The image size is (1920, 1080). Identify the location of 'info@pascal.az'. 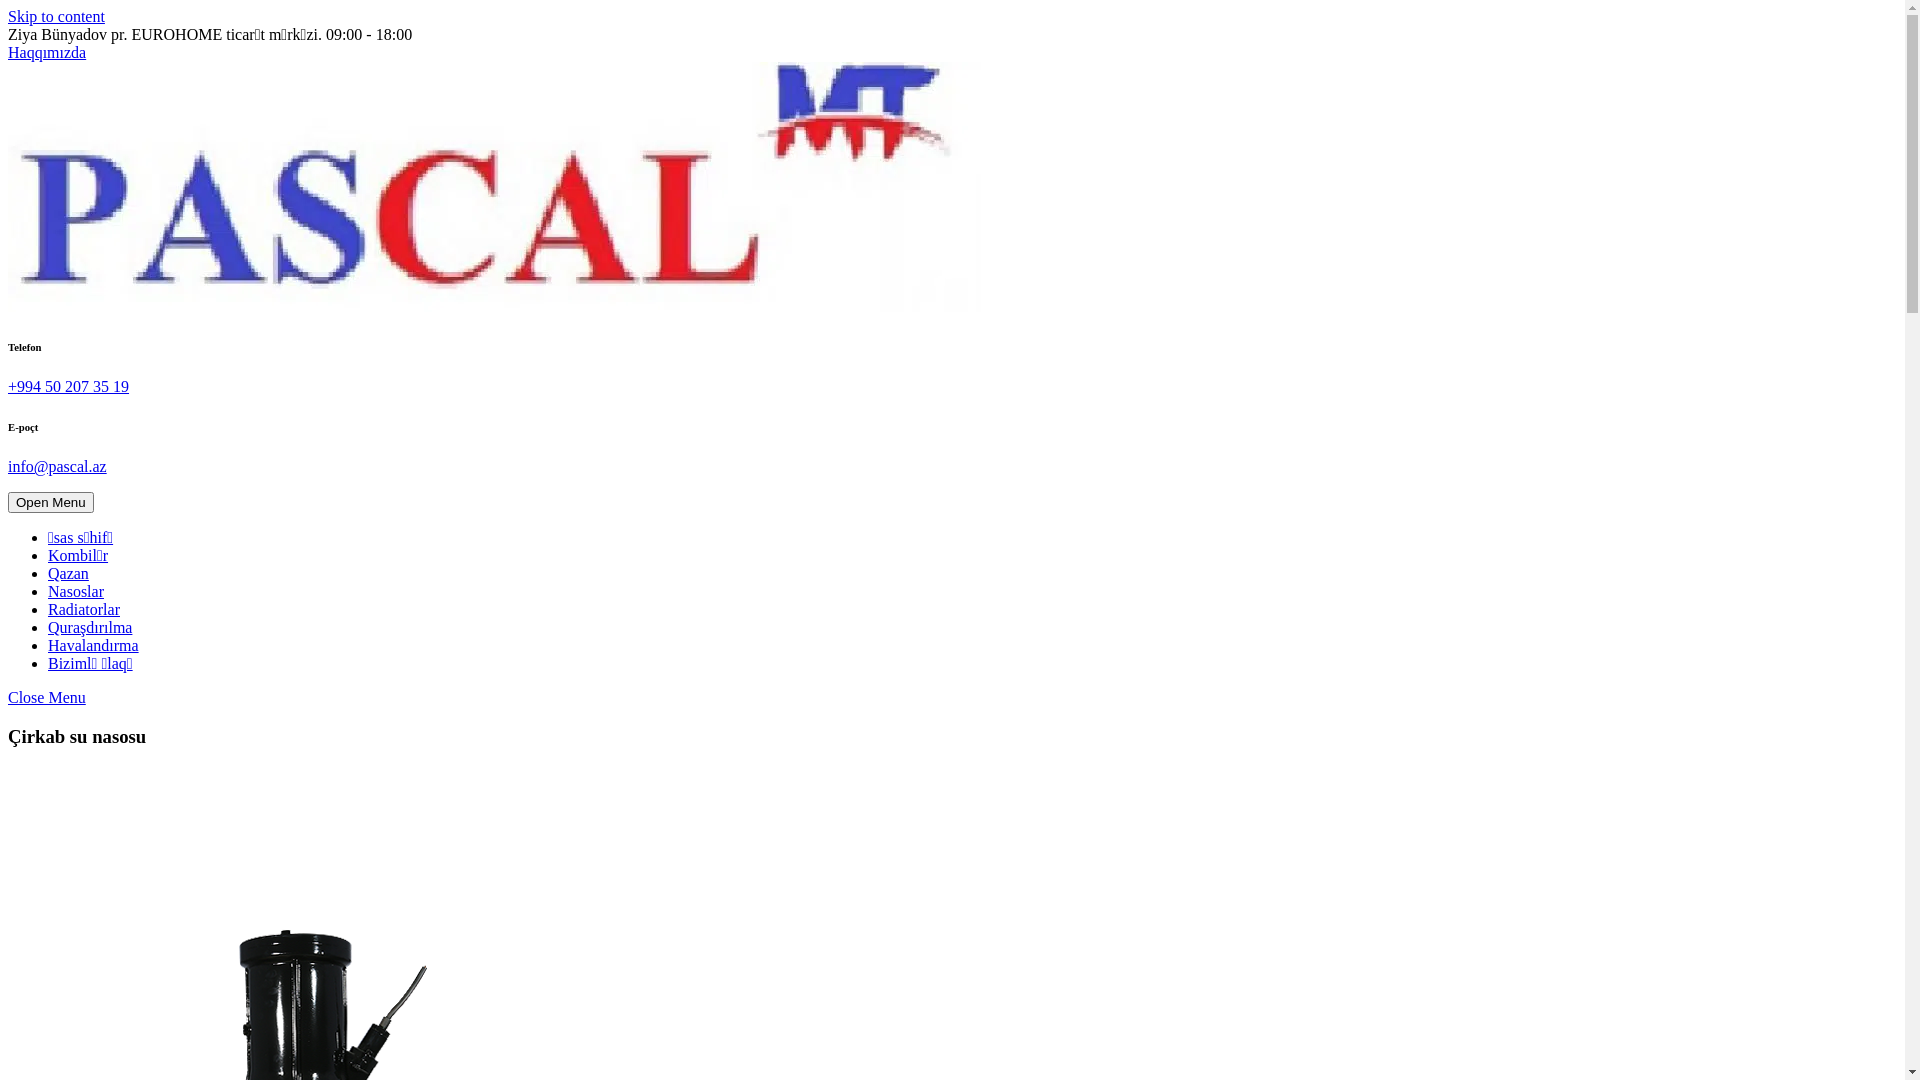
(57, 466).